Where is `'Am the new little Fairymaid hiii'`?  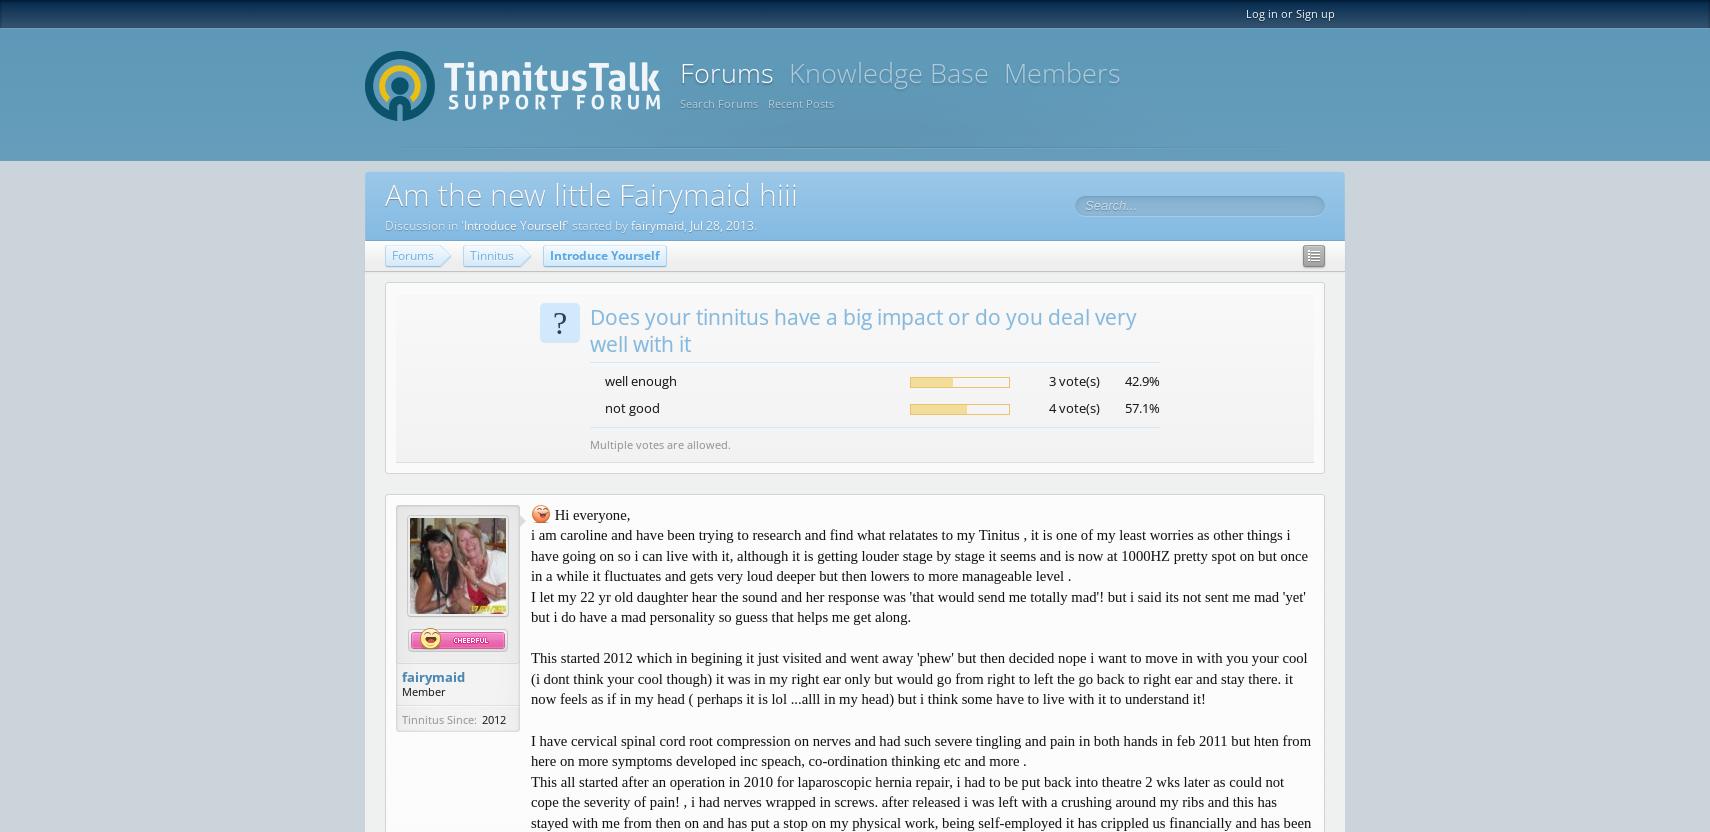 'Am the new little Fairymaid hiii' is located at coordinates (591, 193).